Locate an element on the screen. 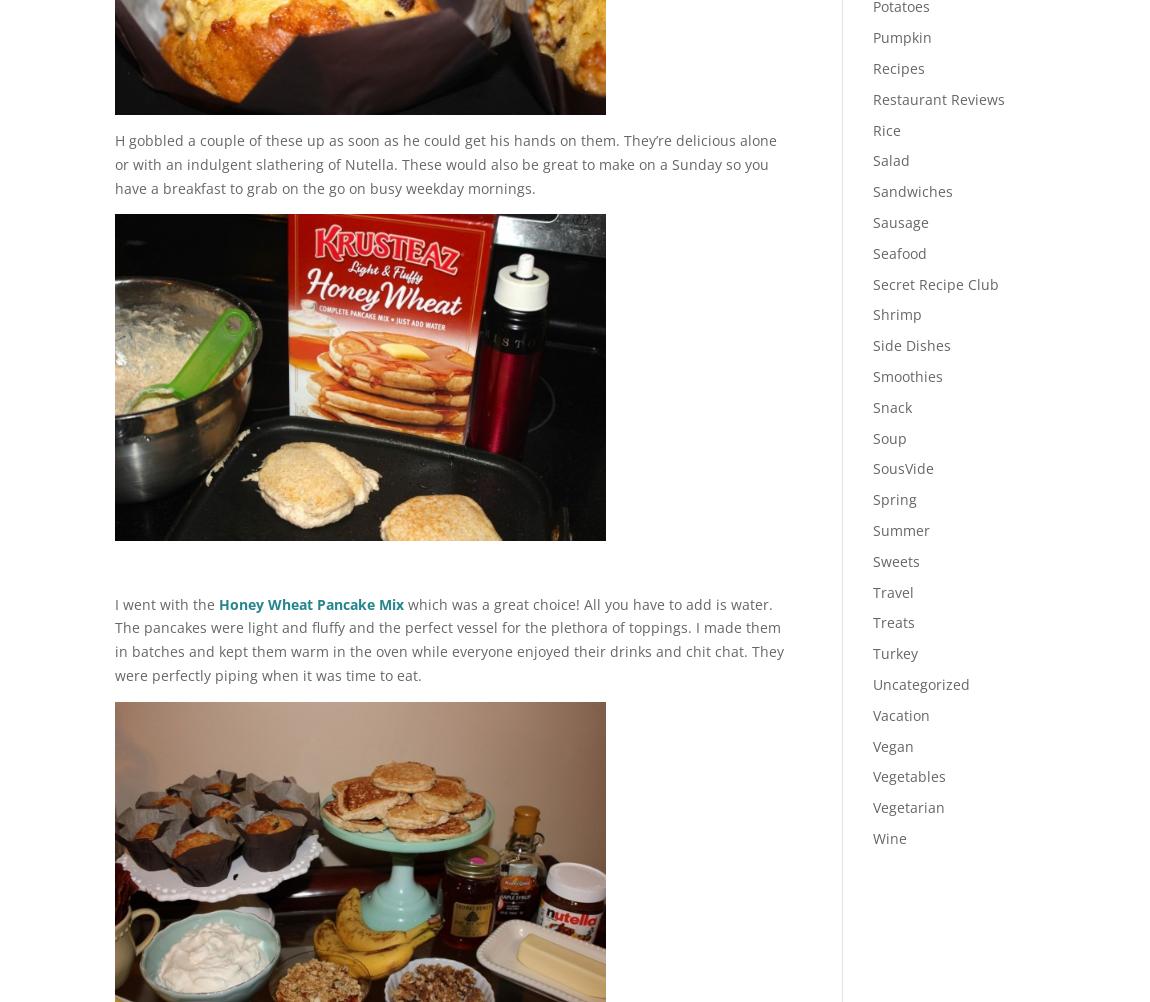 This screenshot has height=1002, width=1150. 'Treats' is located at coordinates (892, 621).